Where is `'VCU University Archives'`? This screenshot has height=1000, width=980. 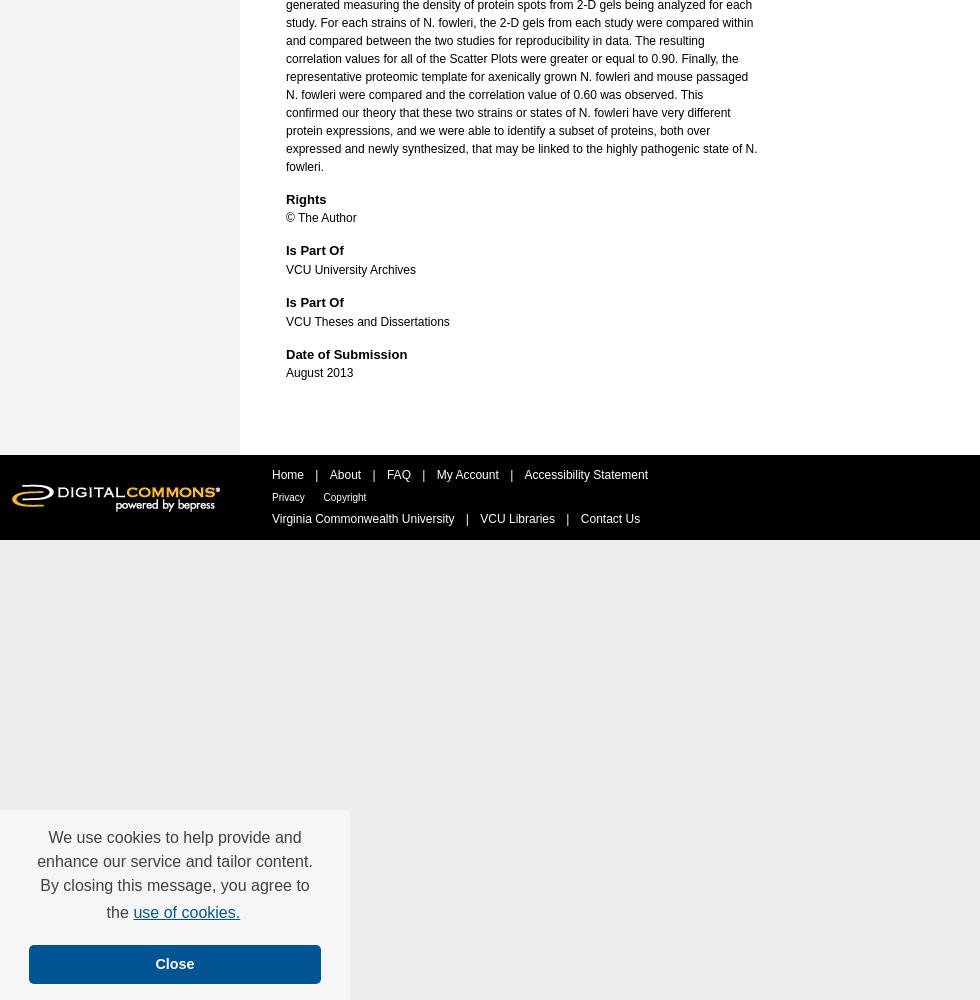 'VCU University Archives' is located at coordinates (285, 269).